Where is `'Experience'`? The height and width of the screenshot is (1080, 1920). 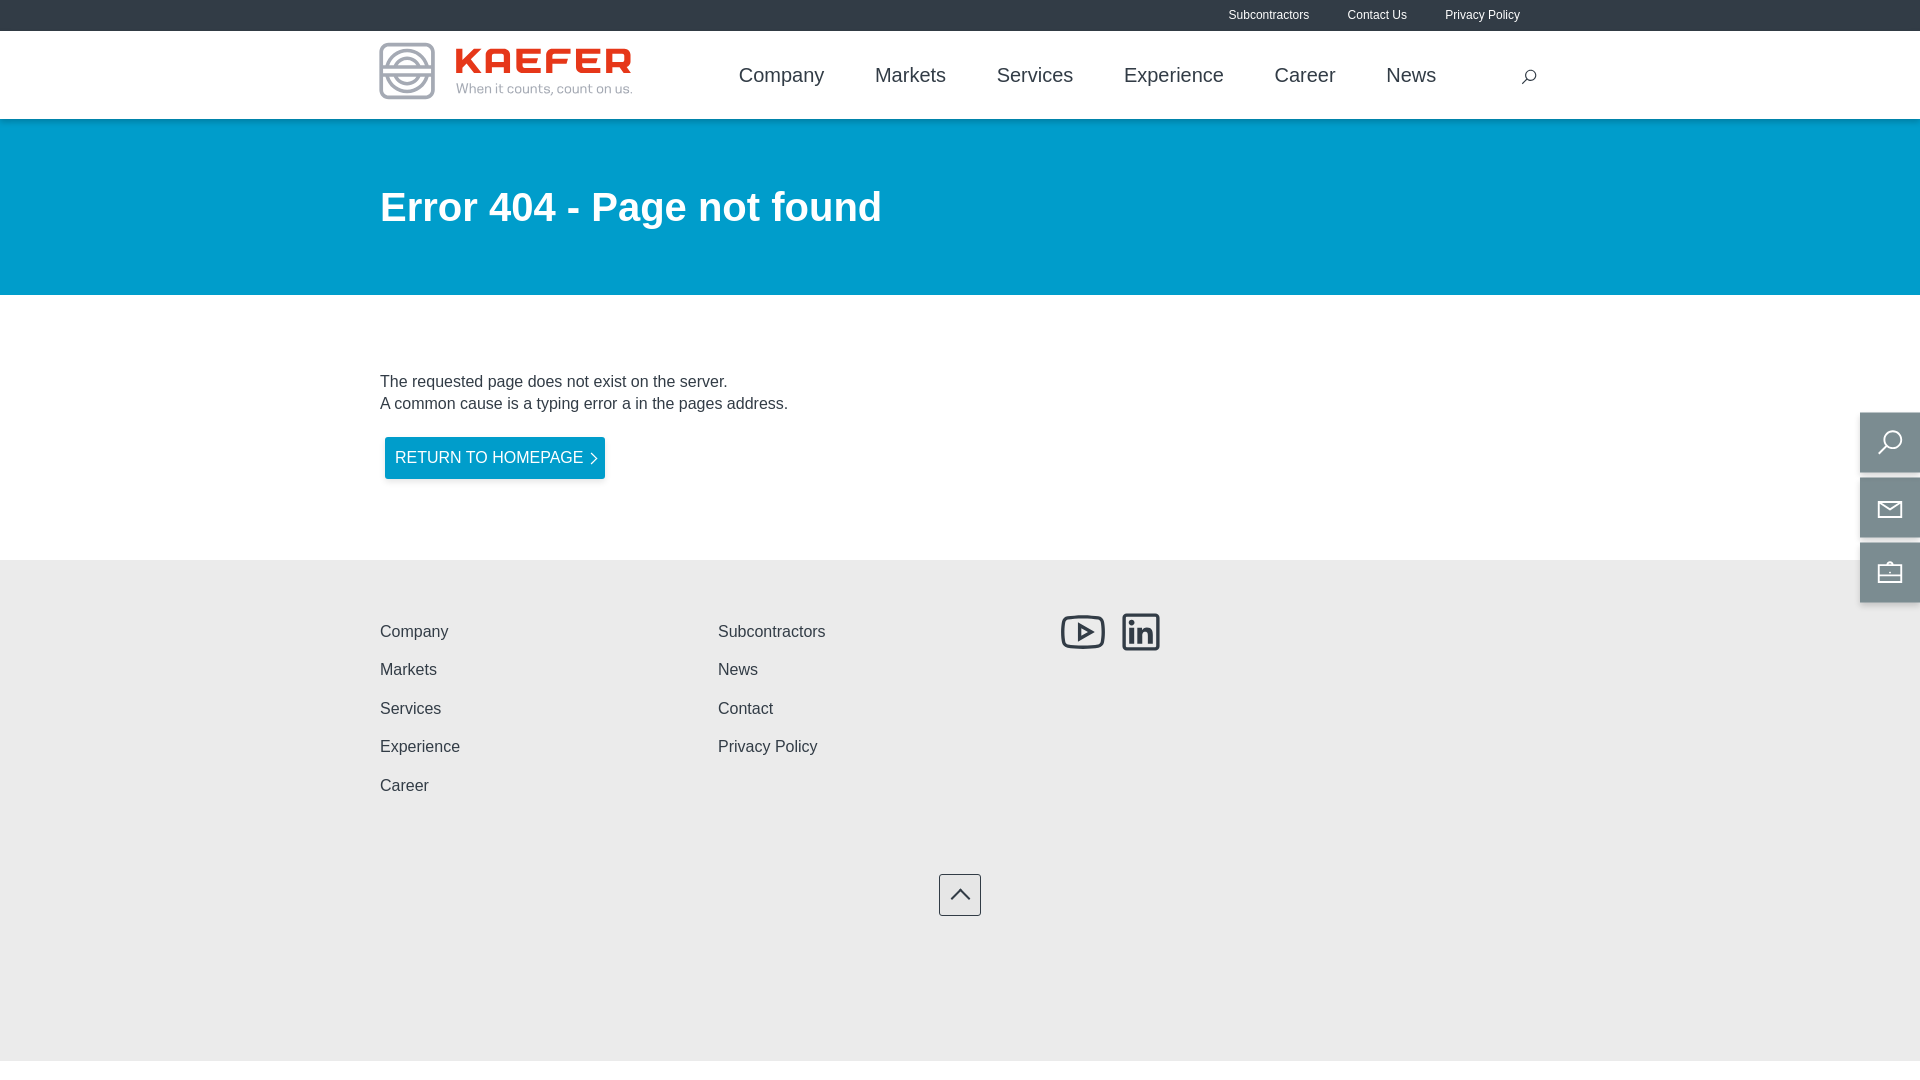
'Experience' is located at coordinates (1174, 75).